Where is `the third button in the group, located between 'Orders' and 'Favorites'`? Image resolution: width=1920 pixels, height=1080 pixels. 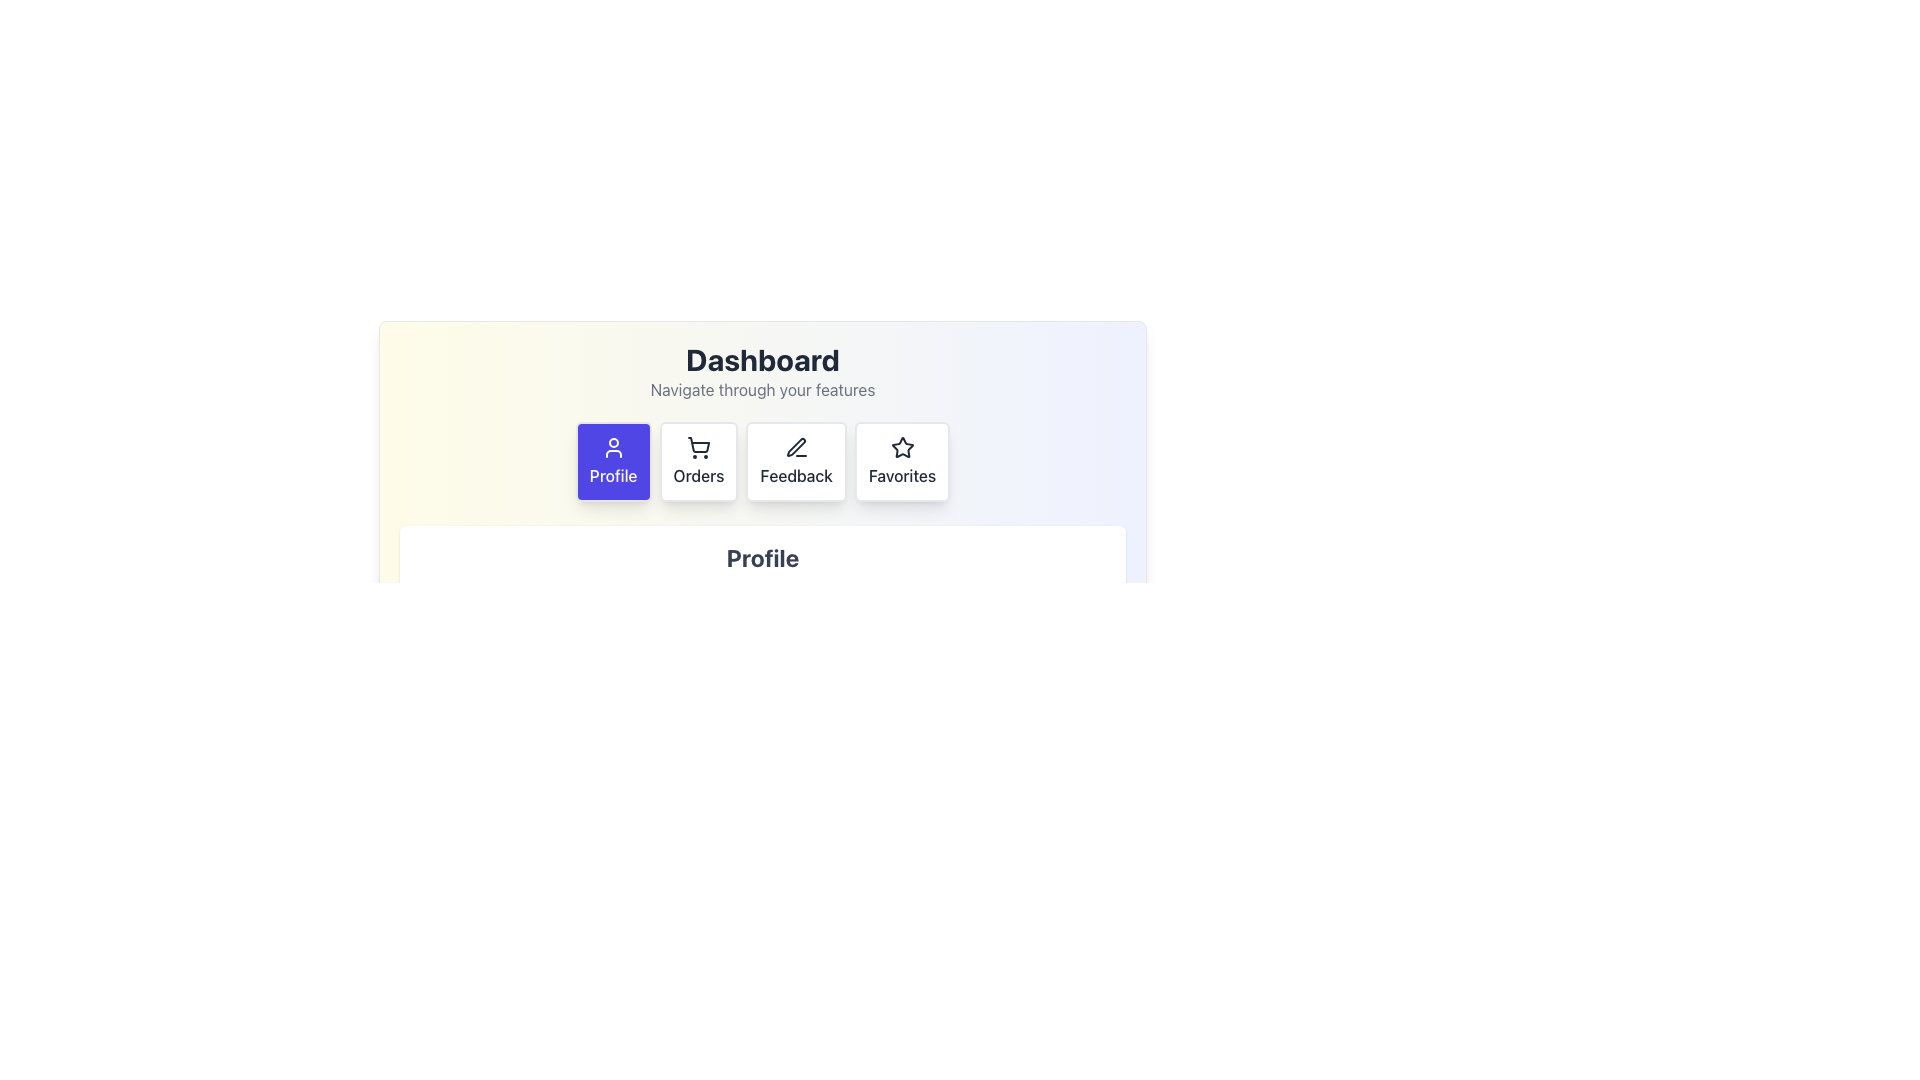 the third button in the group, located between 'Orders' and 'Favorites' is located at coordinates (795, 462).